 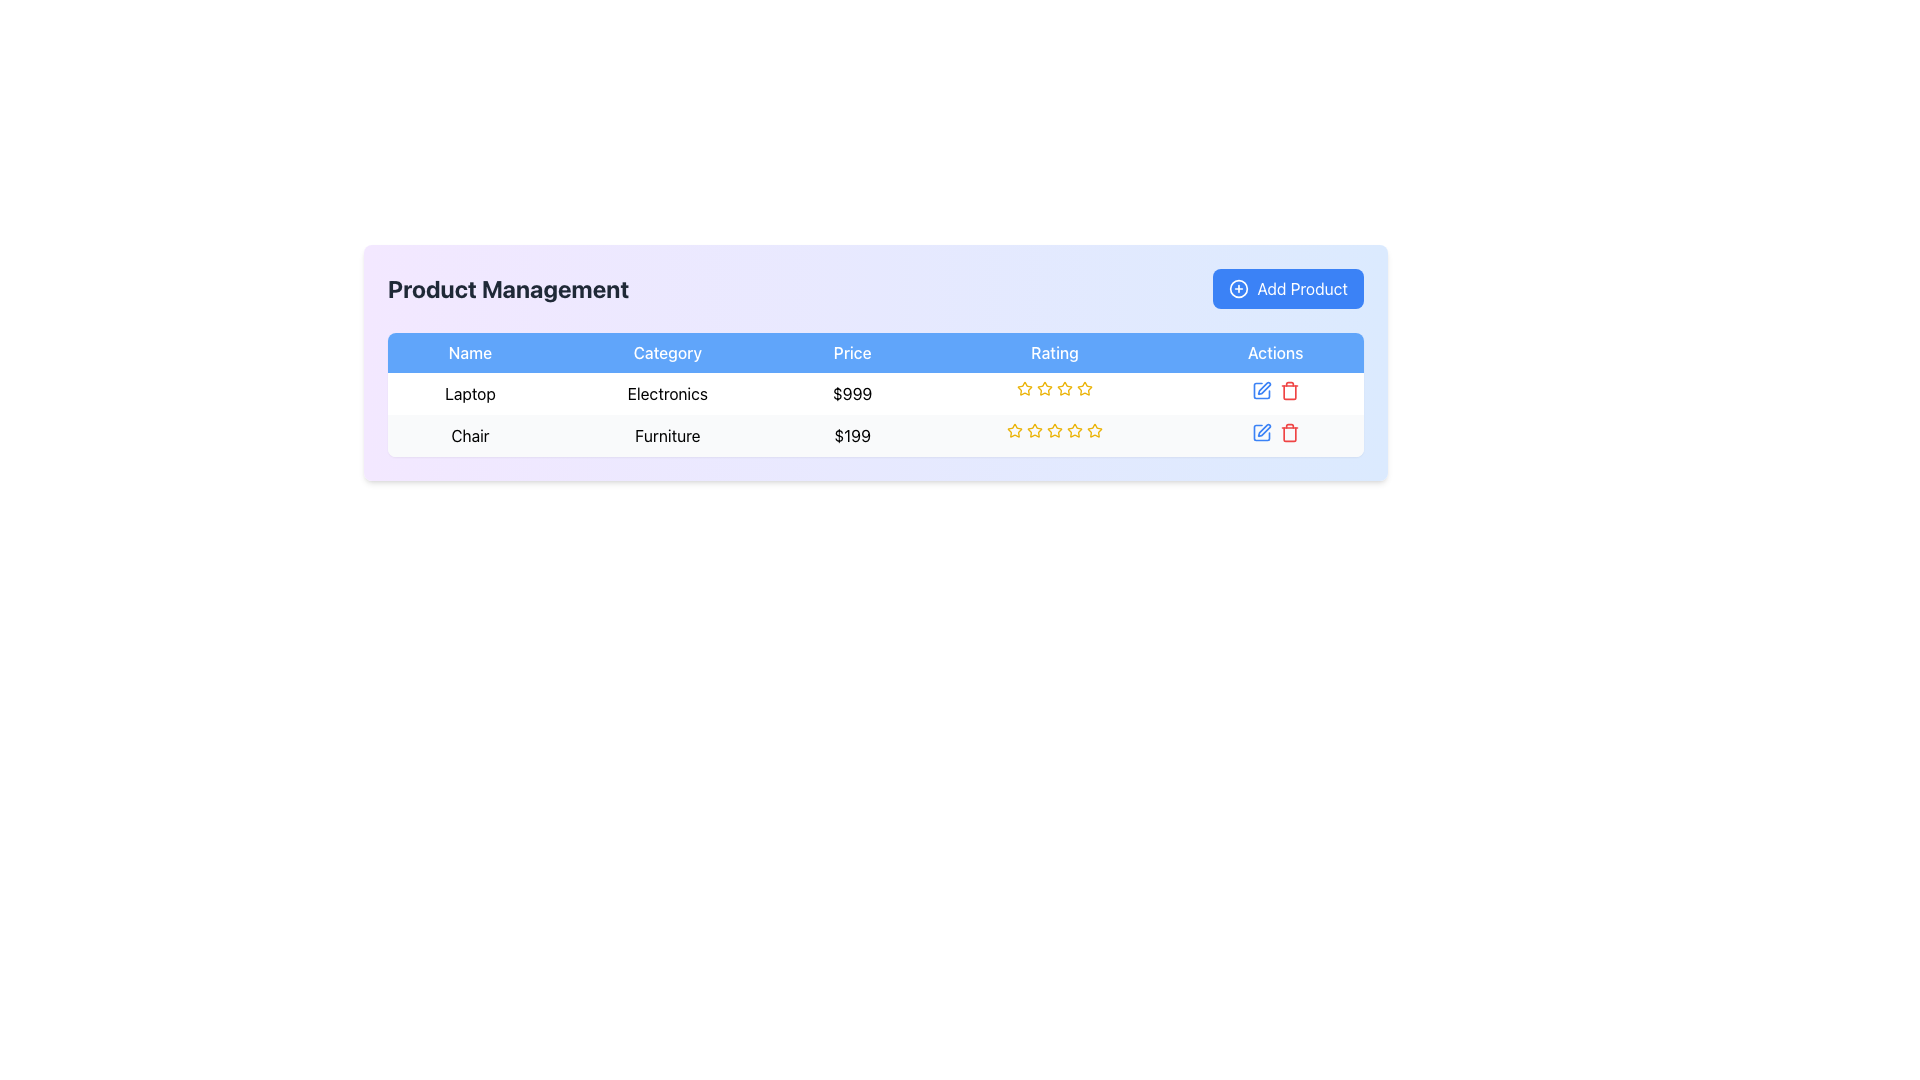 What do you see at coordinates (1053, 428) in the screenshot?
I see `the third star icon with a yellow outline in the rating section of the 'Chair' entry to rate` at bounding box center [1053, 428].